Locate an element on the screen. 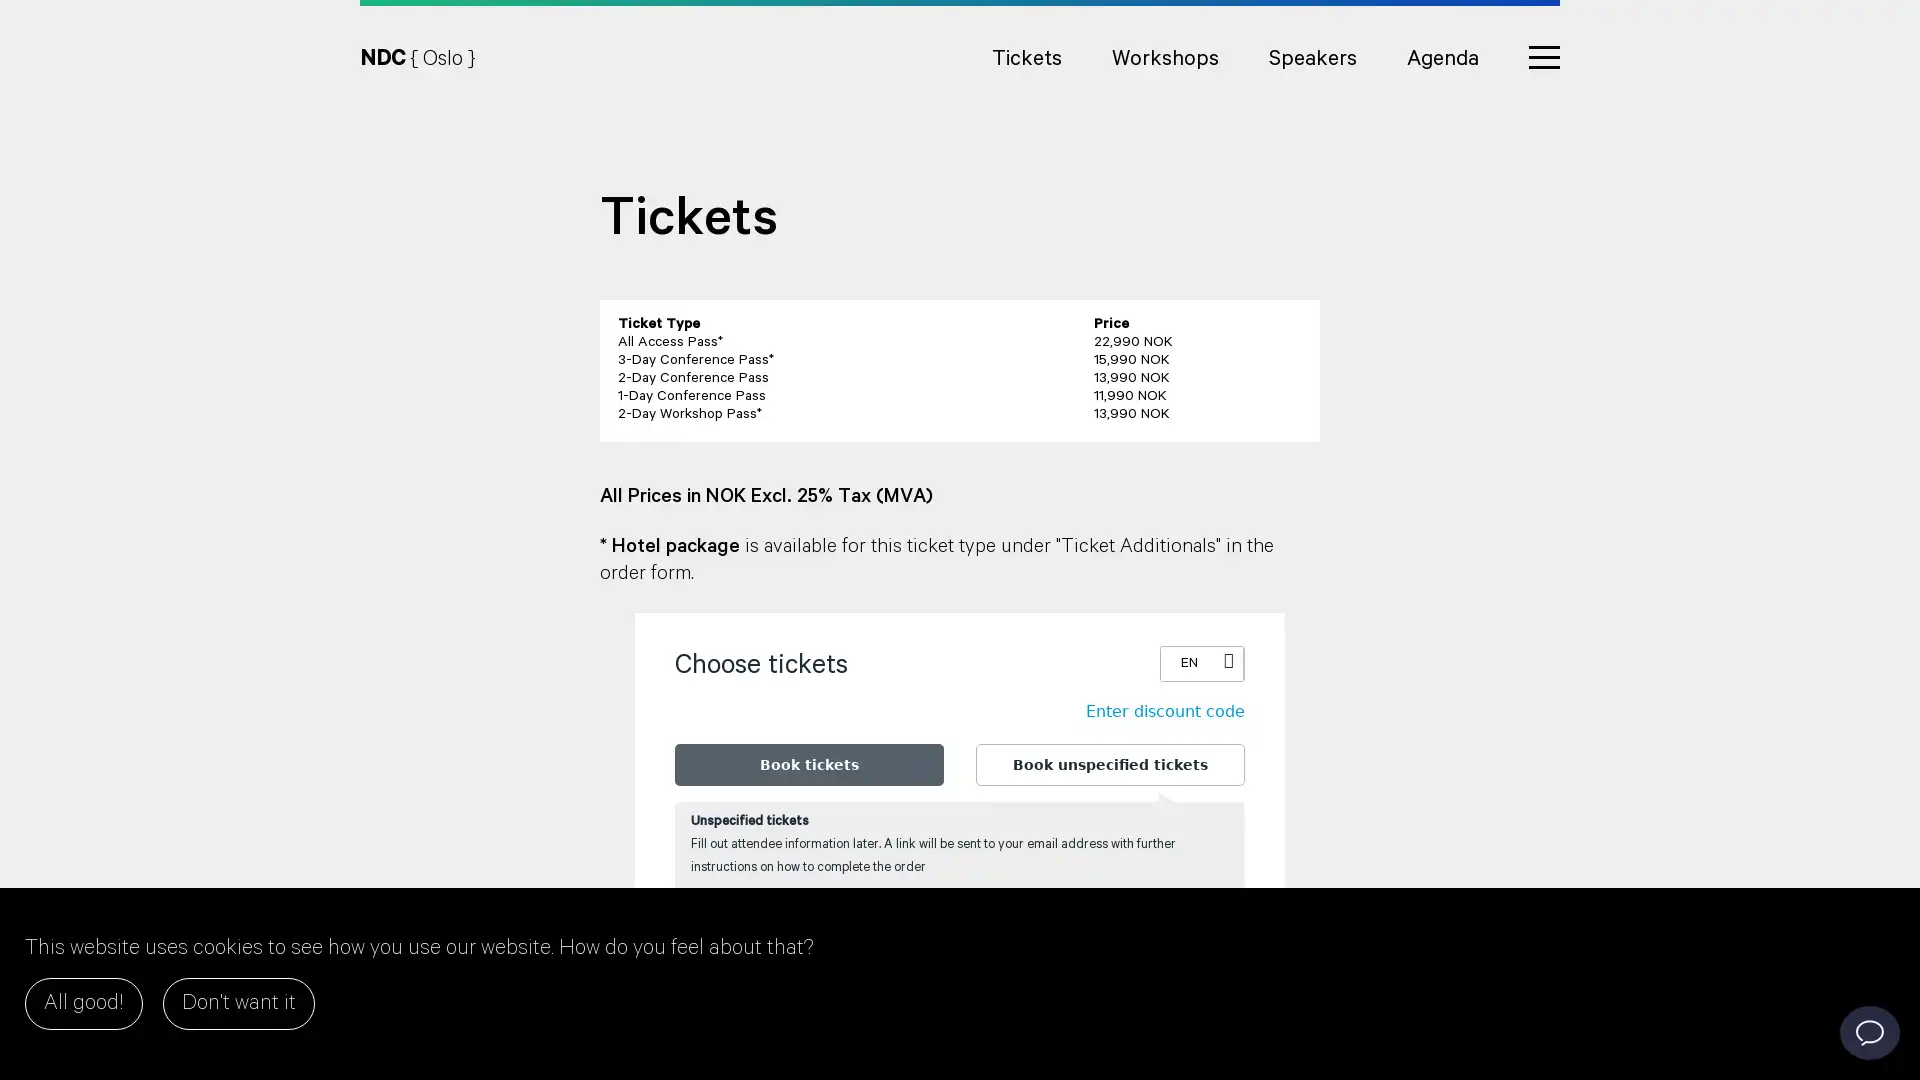  Add one more ticket is located at coordinates (1226, 958).